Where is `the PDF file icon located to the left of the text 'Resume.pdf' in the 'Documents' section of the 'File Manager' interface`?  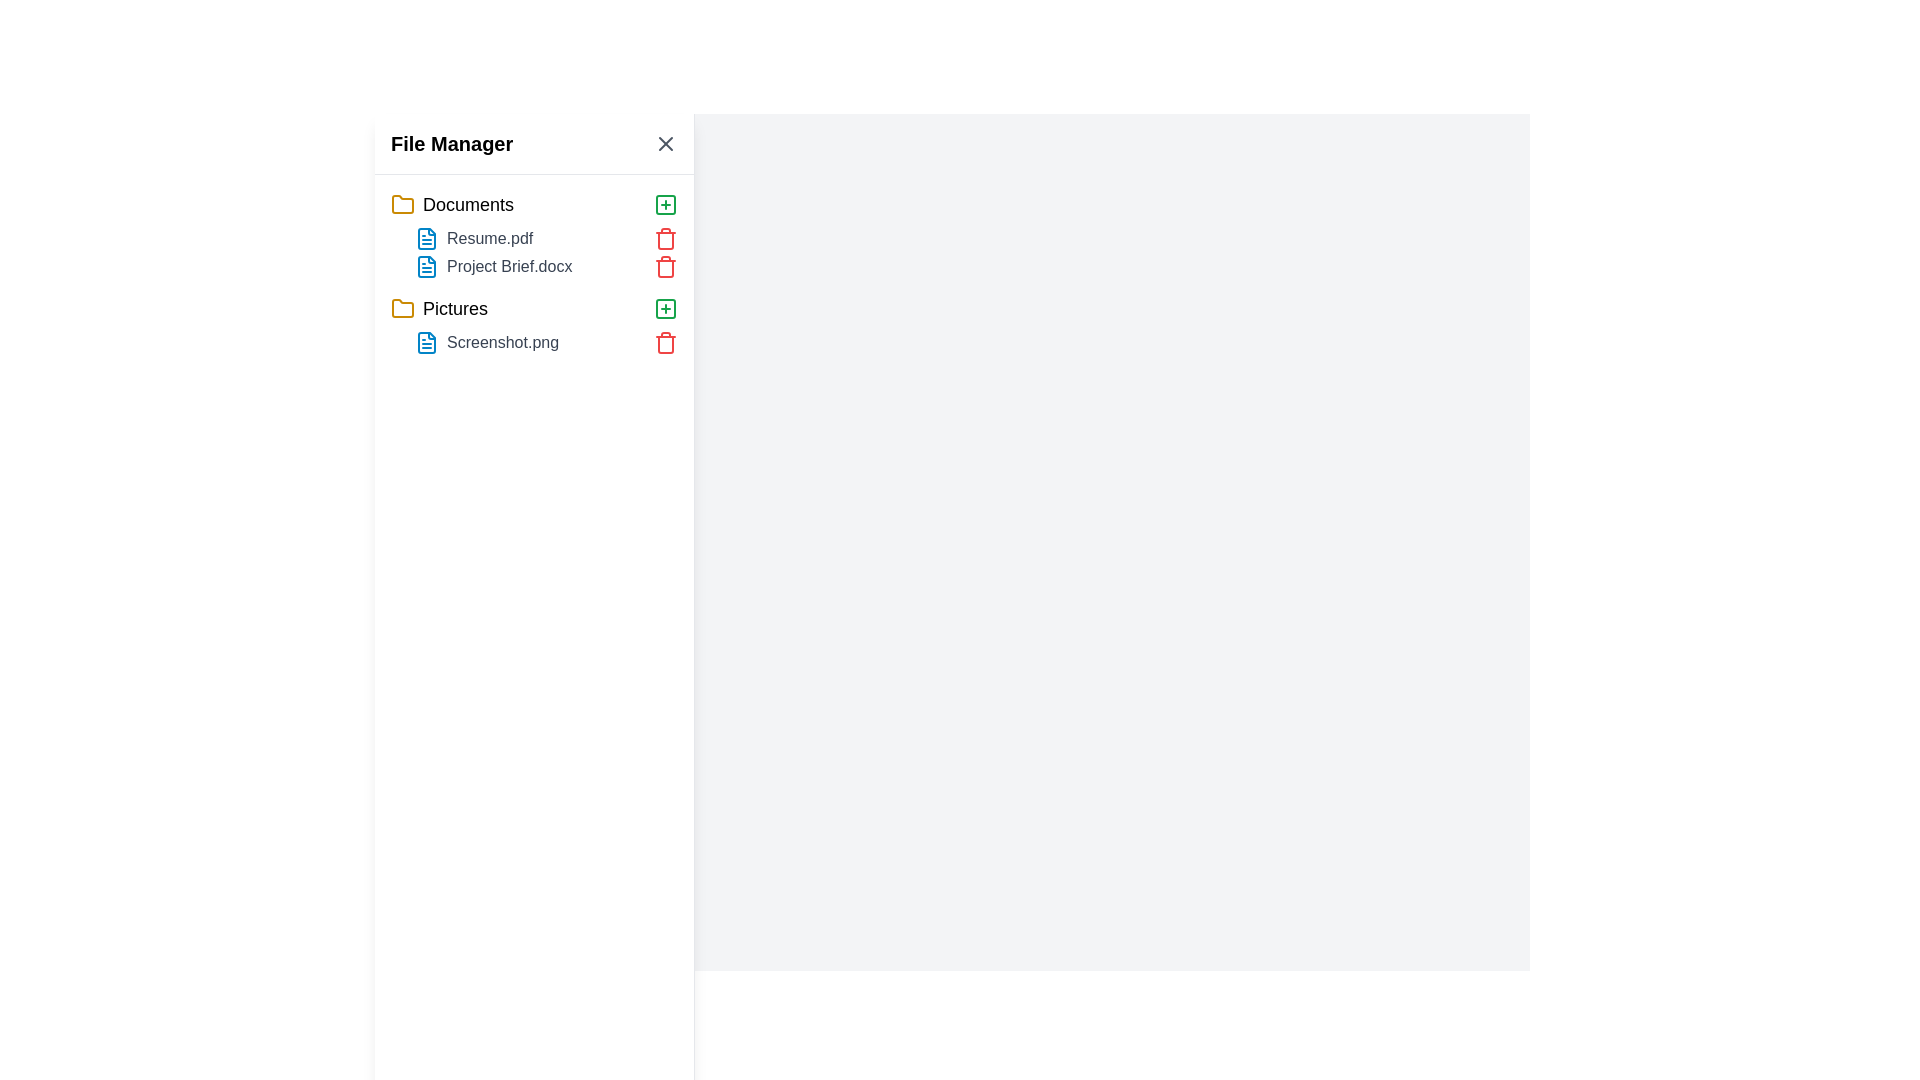
the PDF file icon located to the left of the text 'Resume.pdf' in the 'Documents' section of the 'File Manager' interface is located at coordinates (426, 238).